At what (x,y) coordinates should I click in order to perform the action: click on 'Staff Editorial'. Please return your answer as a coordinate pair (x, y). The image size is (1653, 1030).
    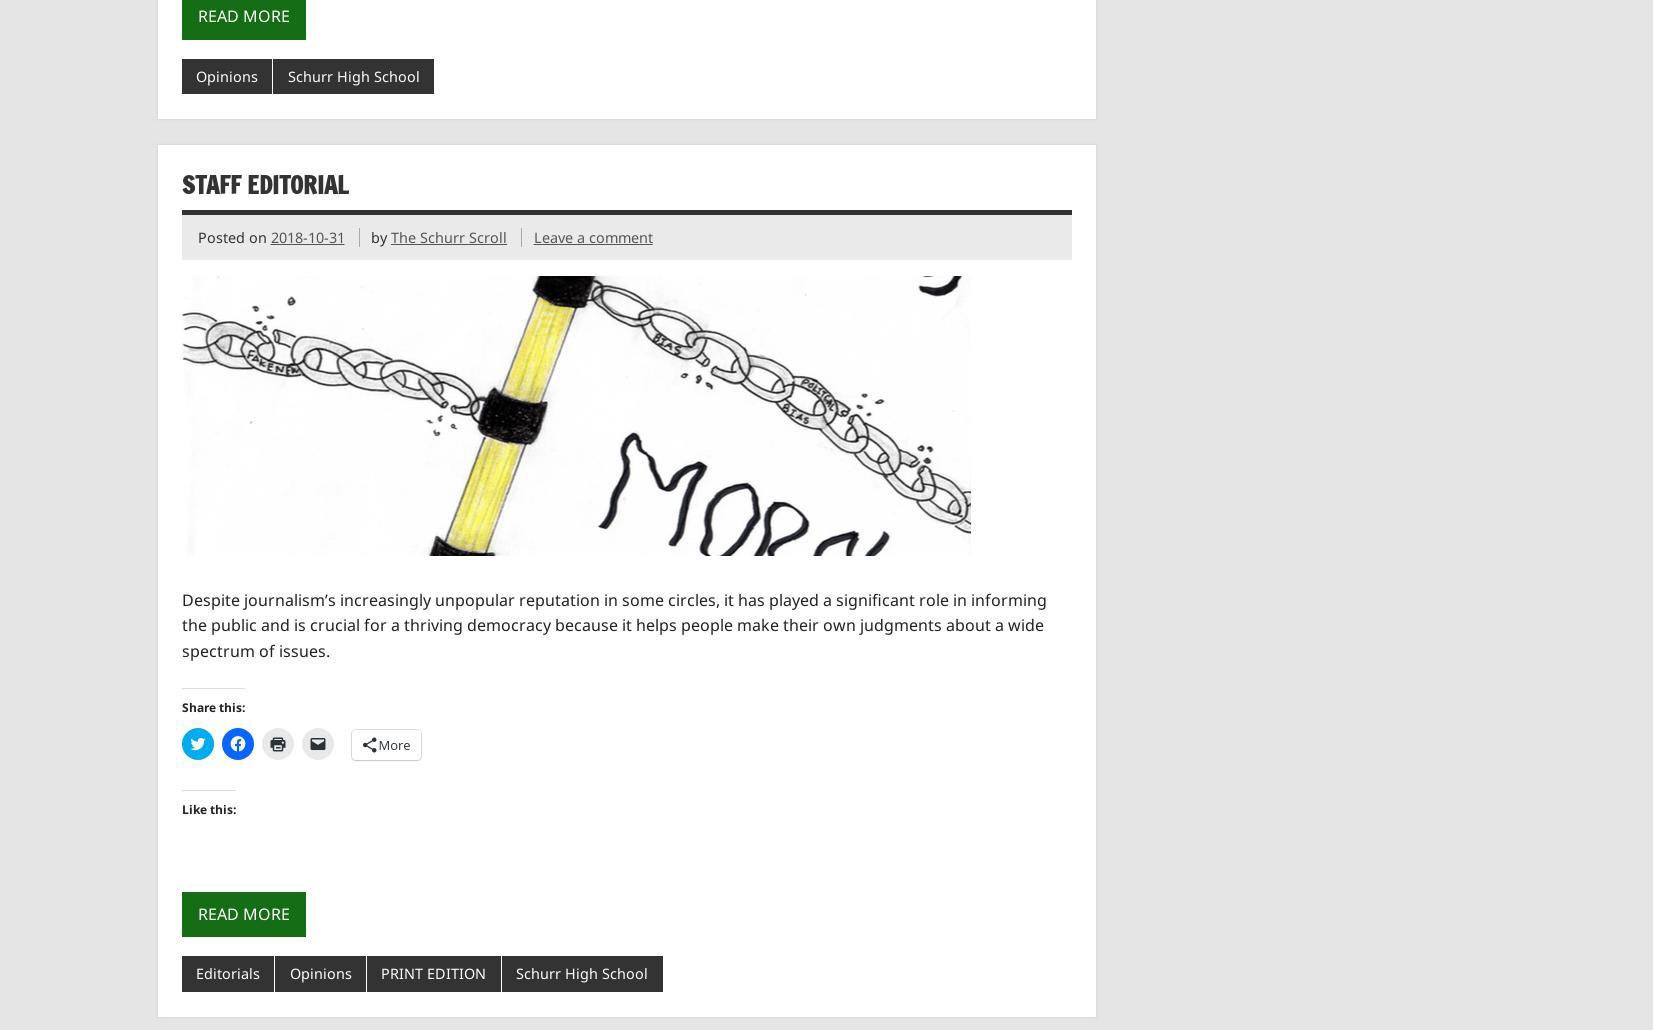
    Looking at the image, I should click on (262, 184).